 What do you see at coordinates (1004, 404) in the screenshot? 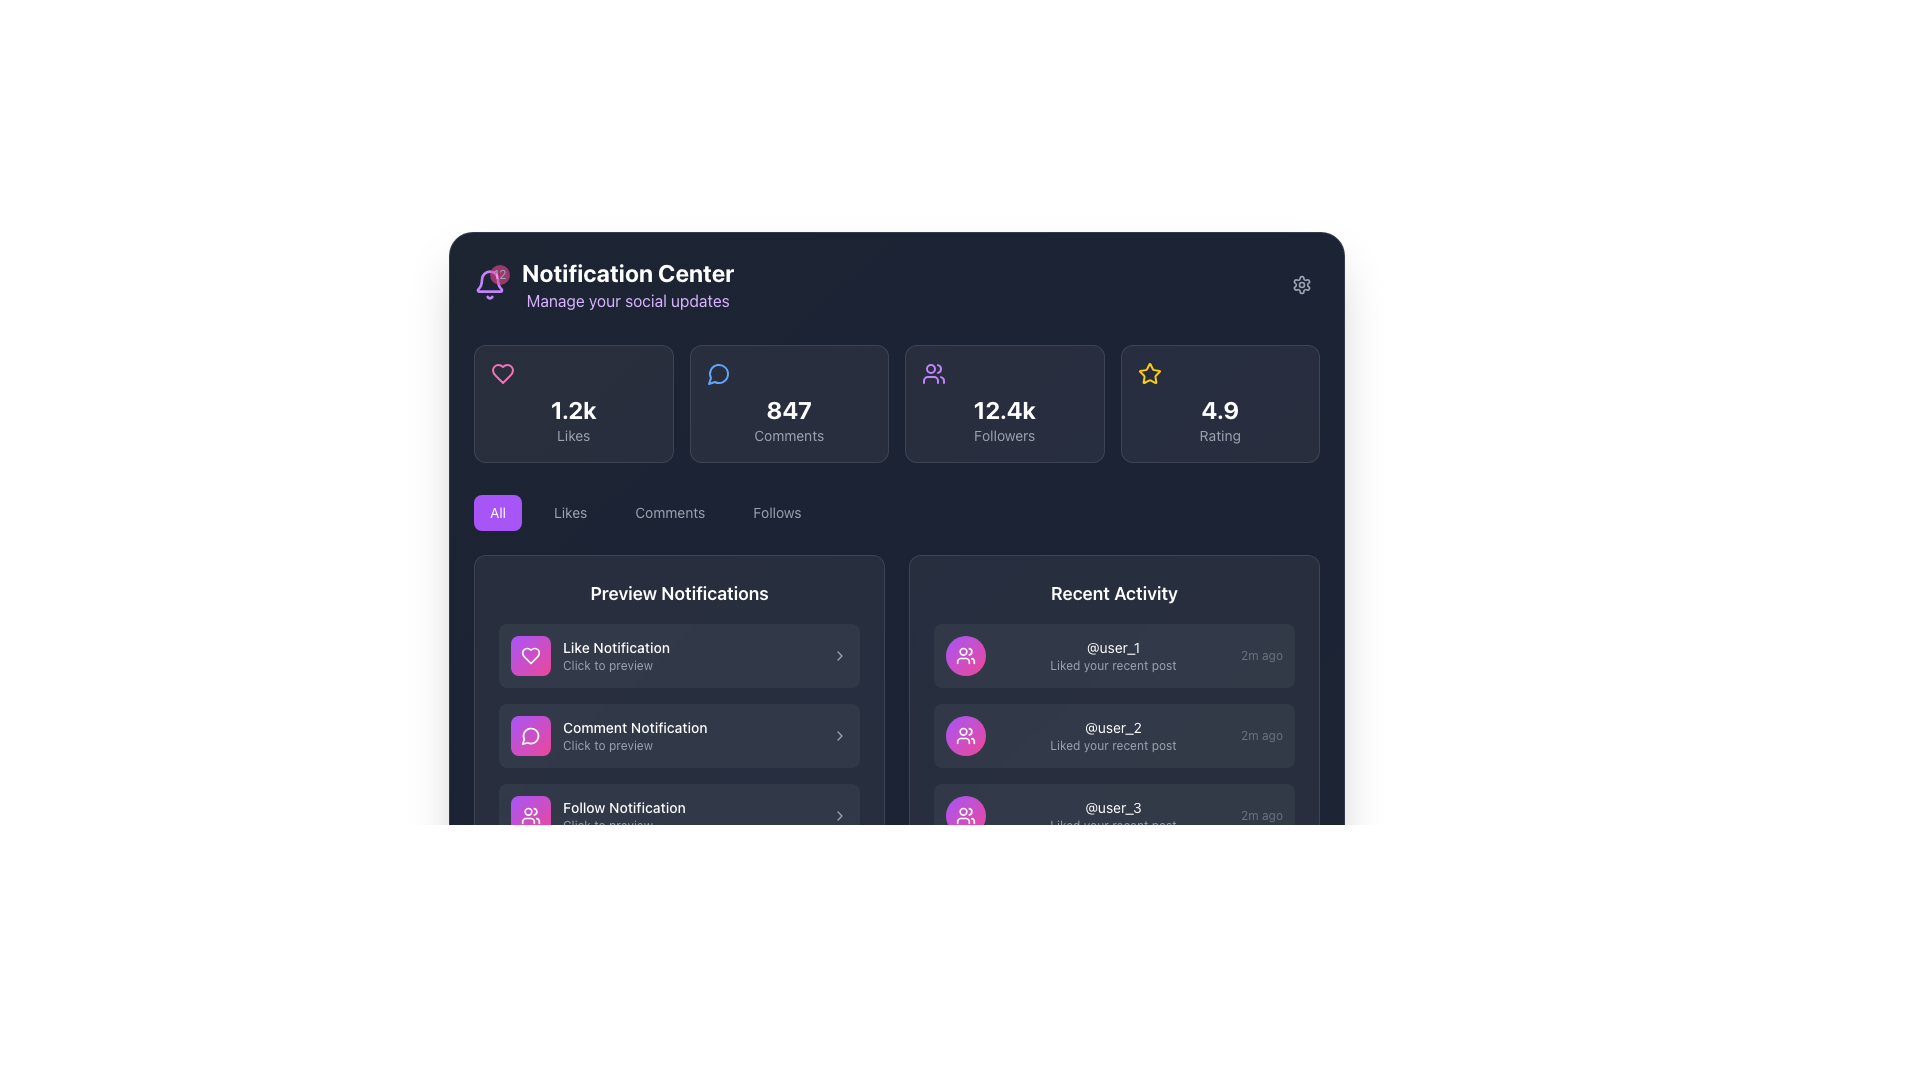
I see `the displayed information on the metric card showing '12.4k Followers', which is the third card in a horizontal series of four elements` at bounding box center [1004, 404].